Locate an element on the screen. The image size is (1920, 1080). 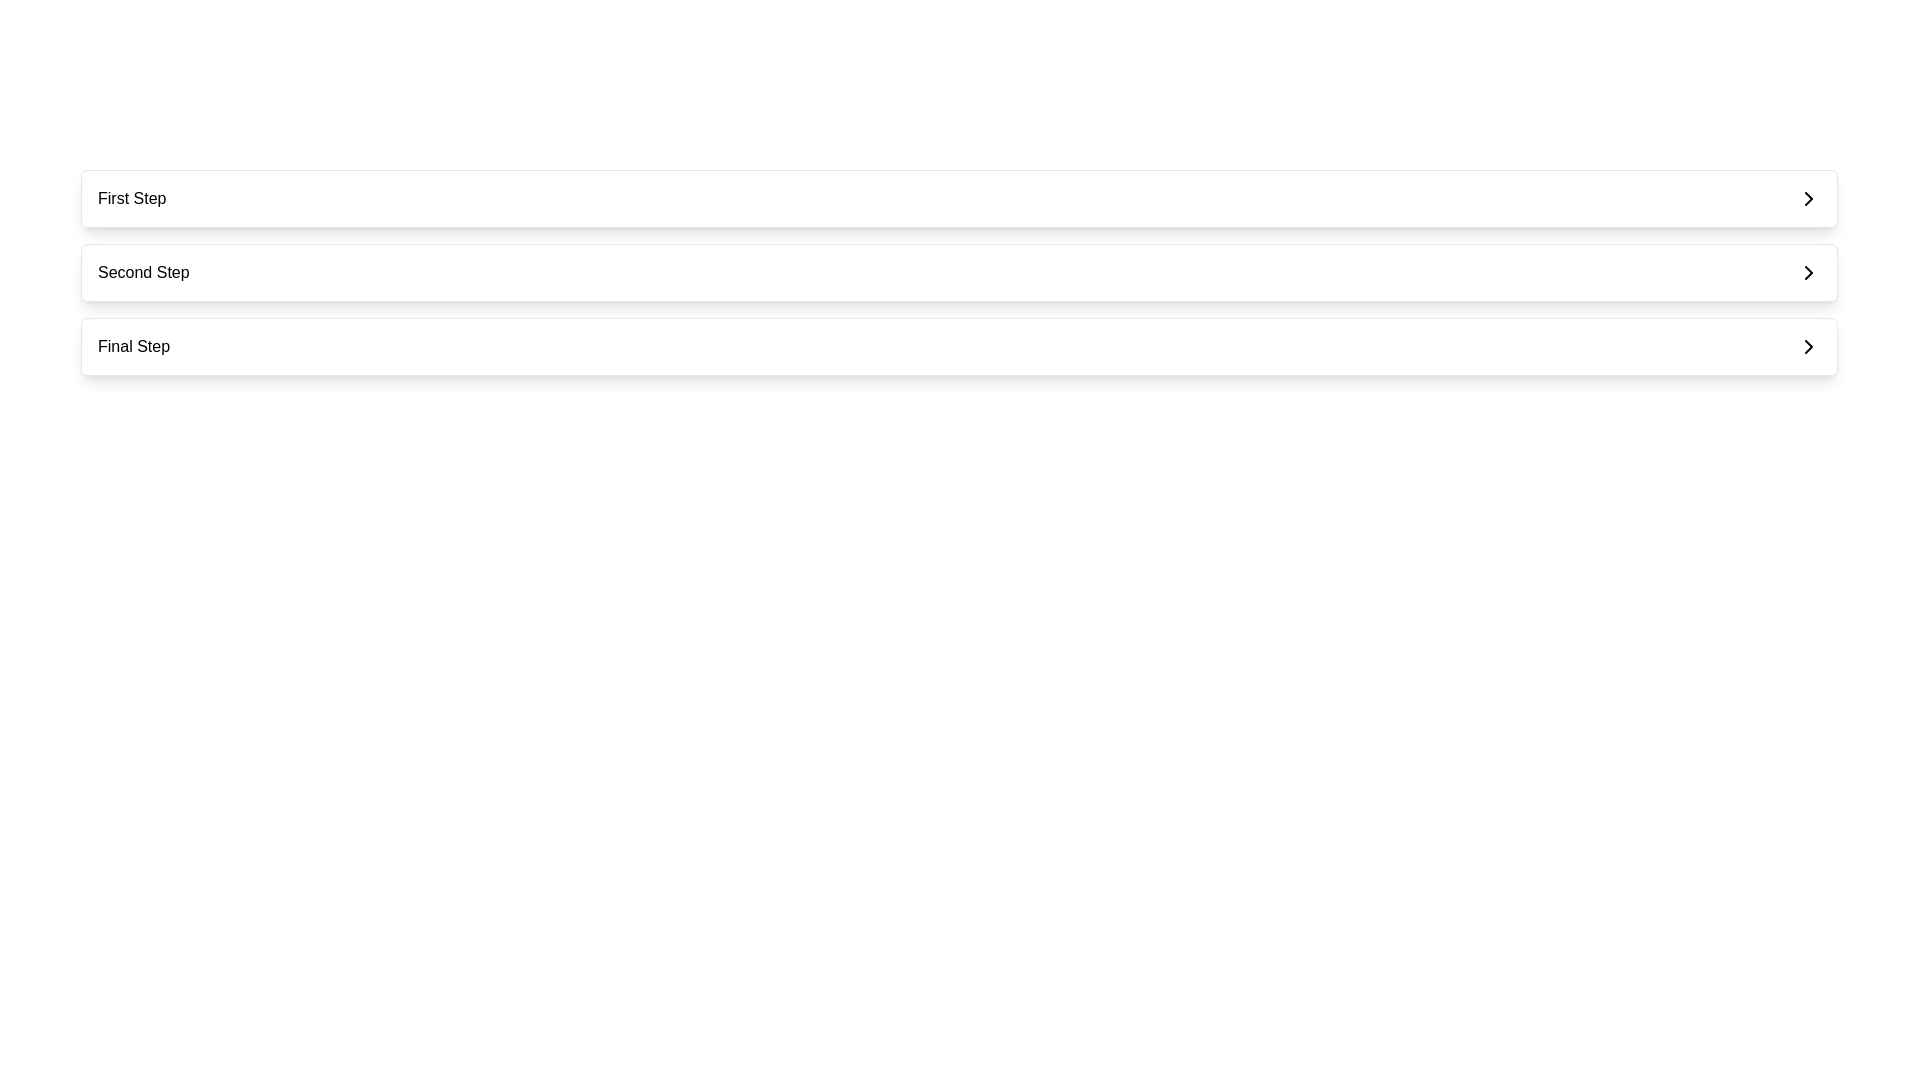
the navigation icon located at the far right end of the 'First Step' option in the vertical list, indicating it can be interacted with for further navigation or expansion is located at coordinates (1809, 199).